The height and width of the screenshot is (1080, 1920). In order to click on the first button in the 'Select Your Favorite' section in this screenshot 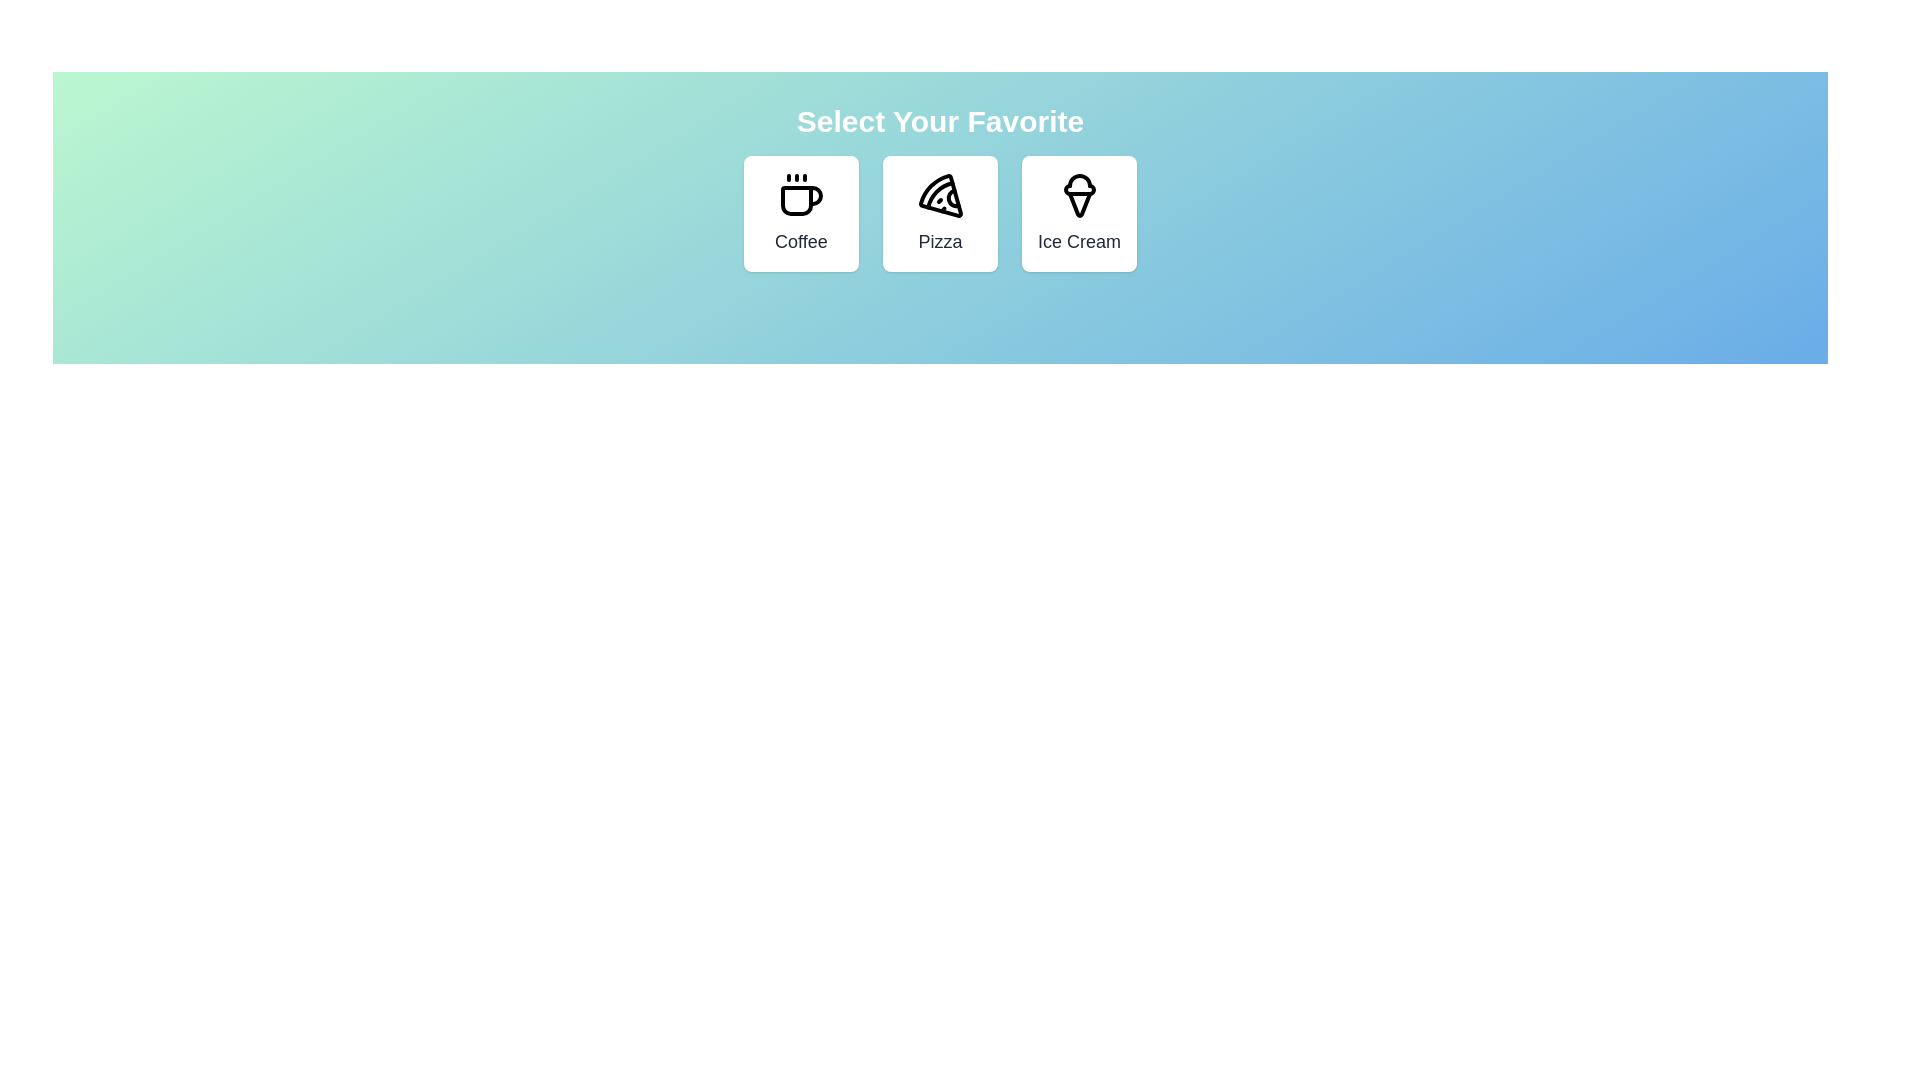, I will do `click(801, 213)`.